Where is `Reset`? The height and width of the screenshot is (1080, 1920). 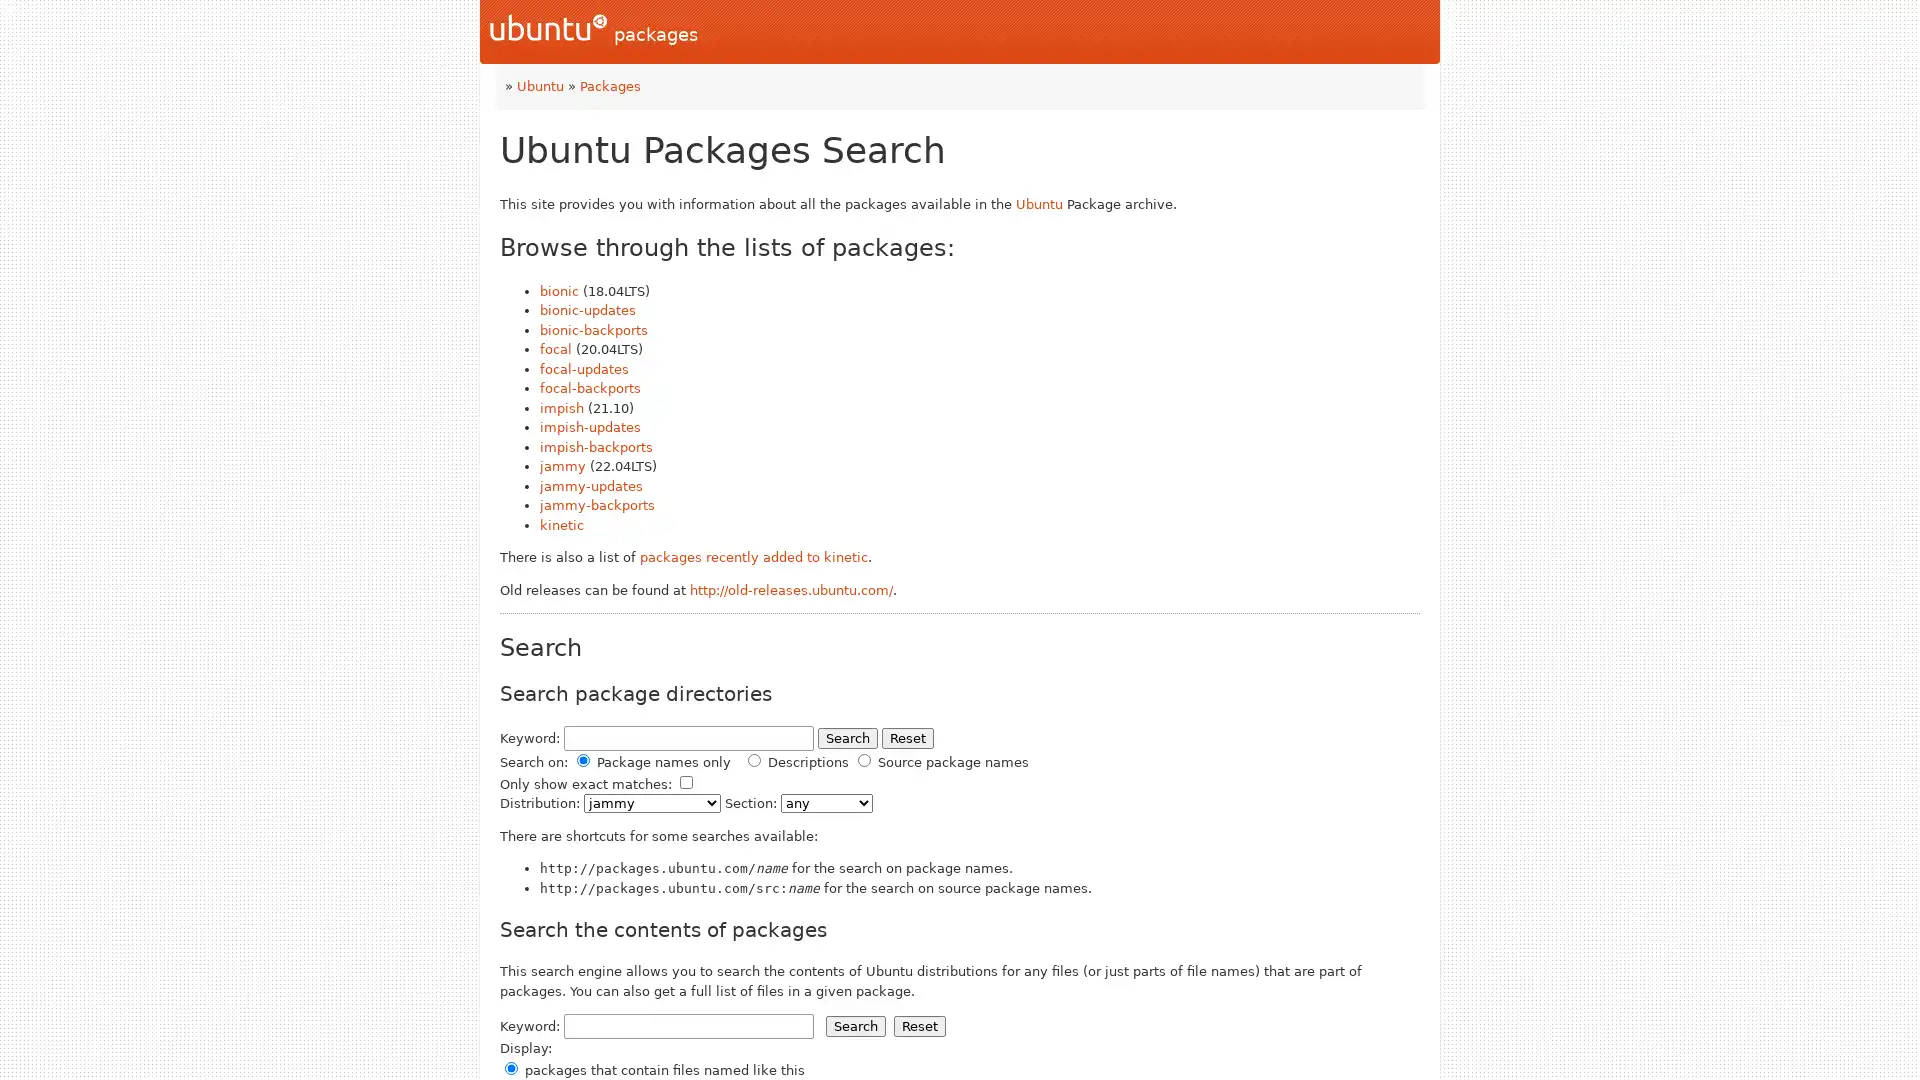
Reset is located at coordinates (906, 738).